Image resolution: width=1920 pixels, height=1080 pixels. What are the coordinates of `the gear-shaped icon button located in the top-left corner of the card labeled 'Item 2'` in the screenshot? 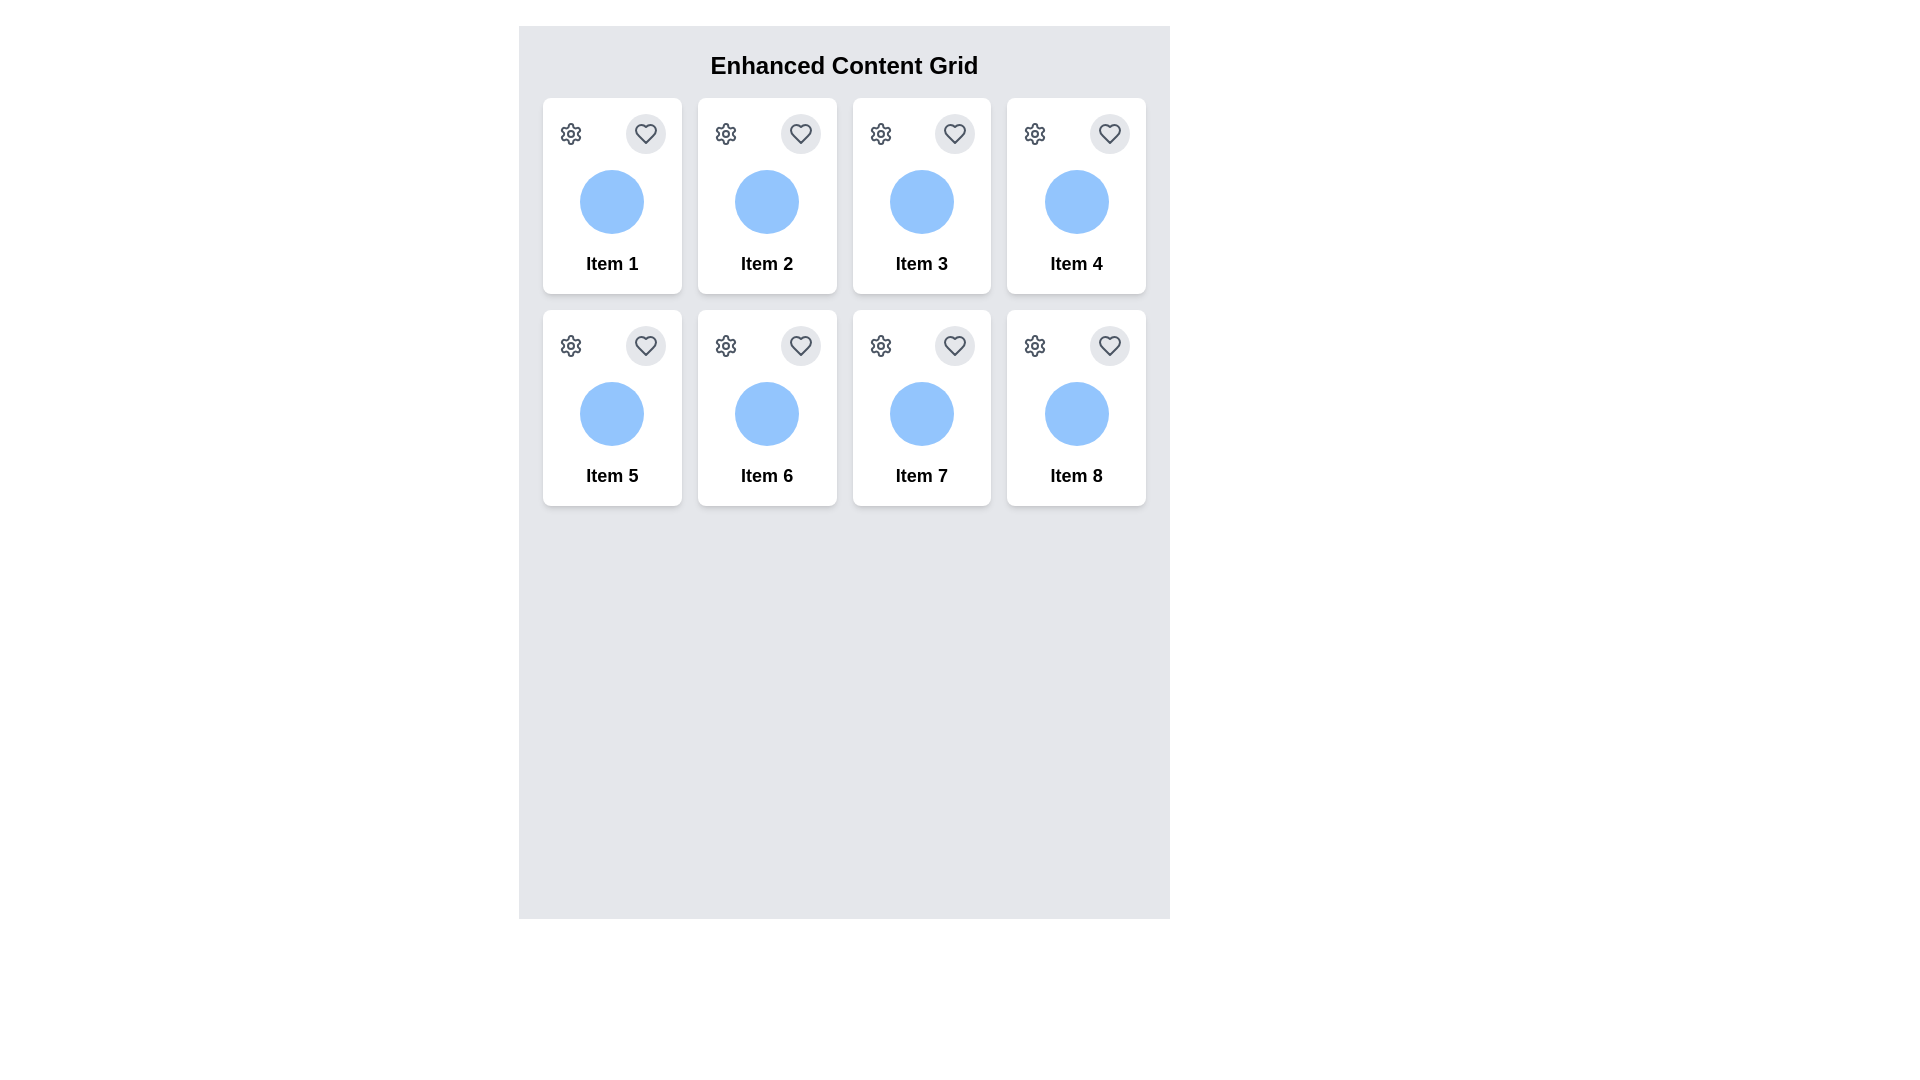 It's located at (724, 134).